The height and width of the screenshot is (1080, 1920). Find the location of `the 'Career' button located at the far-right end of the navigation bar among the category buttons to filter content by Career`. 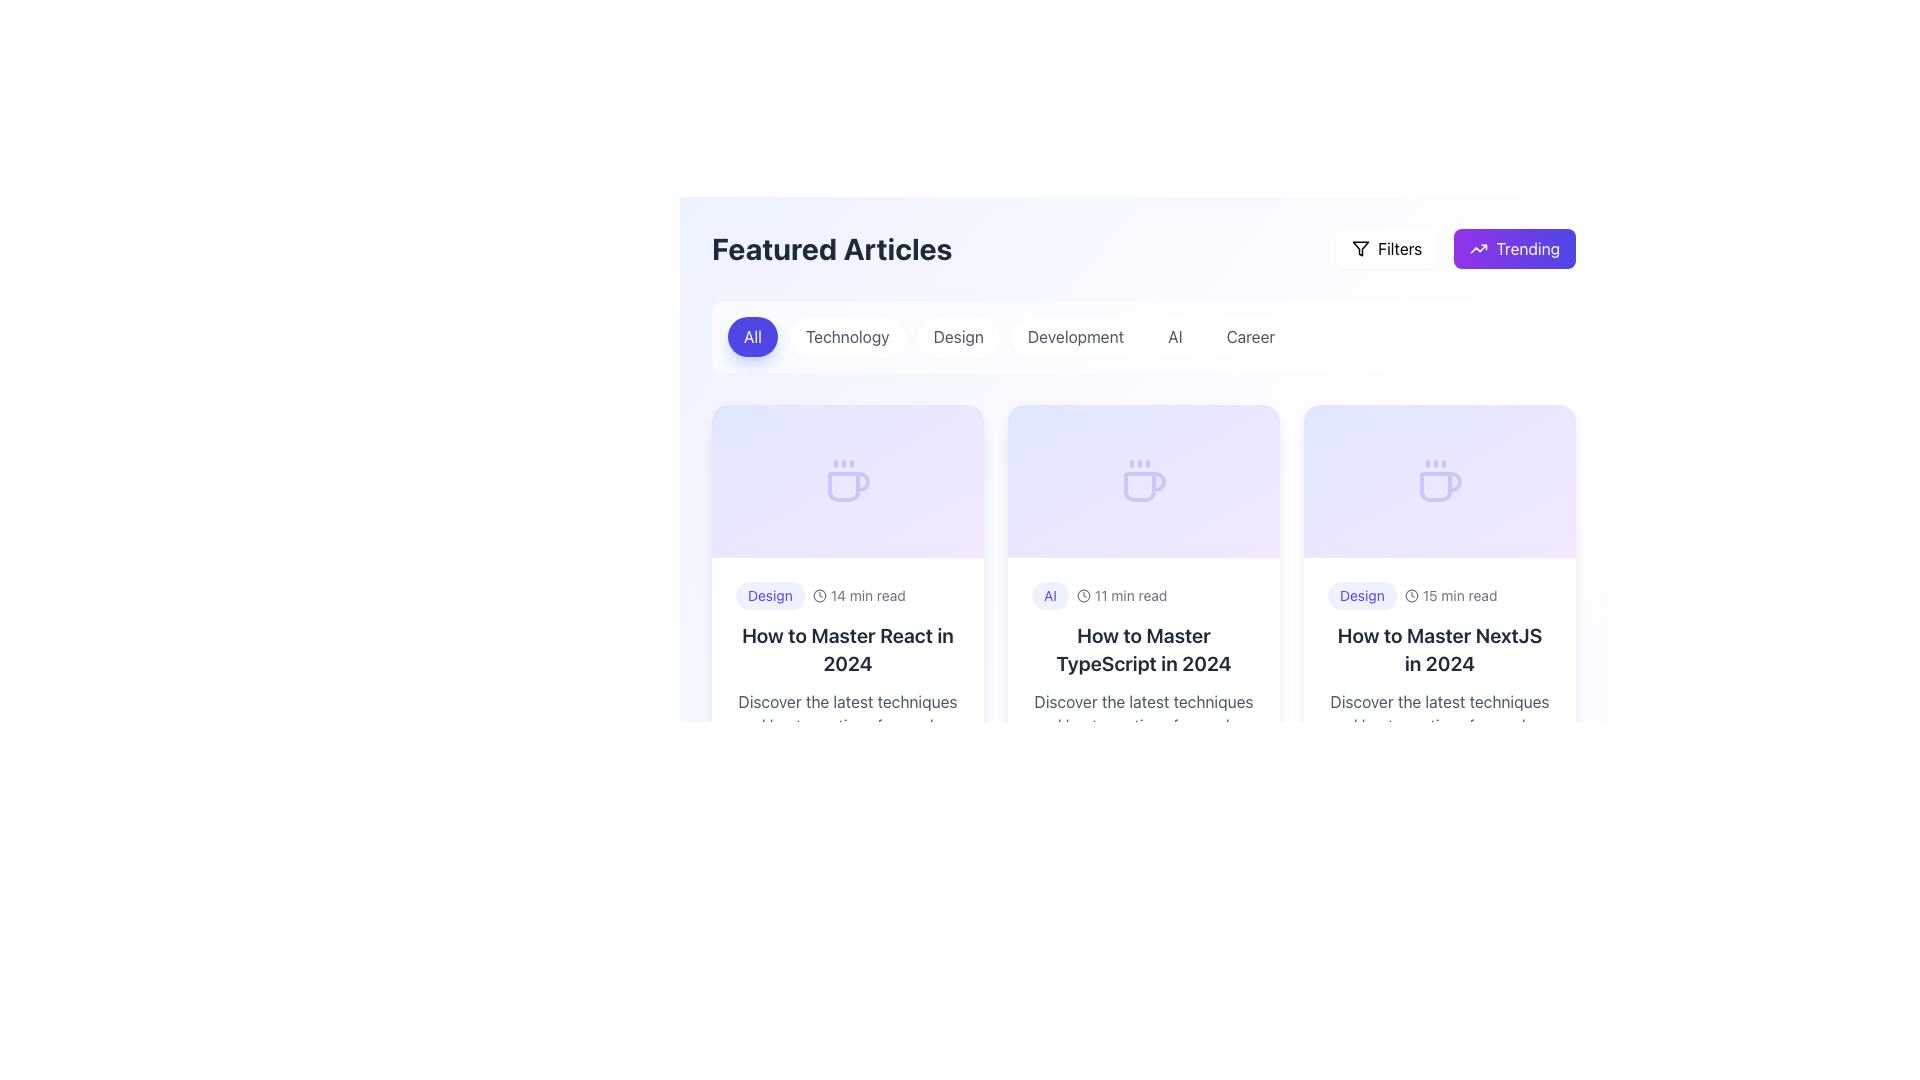

the 'Career' button located at the far-right end of the navigation bar among the category buttons to filter content by Career is located at coordinates (1248, 335).